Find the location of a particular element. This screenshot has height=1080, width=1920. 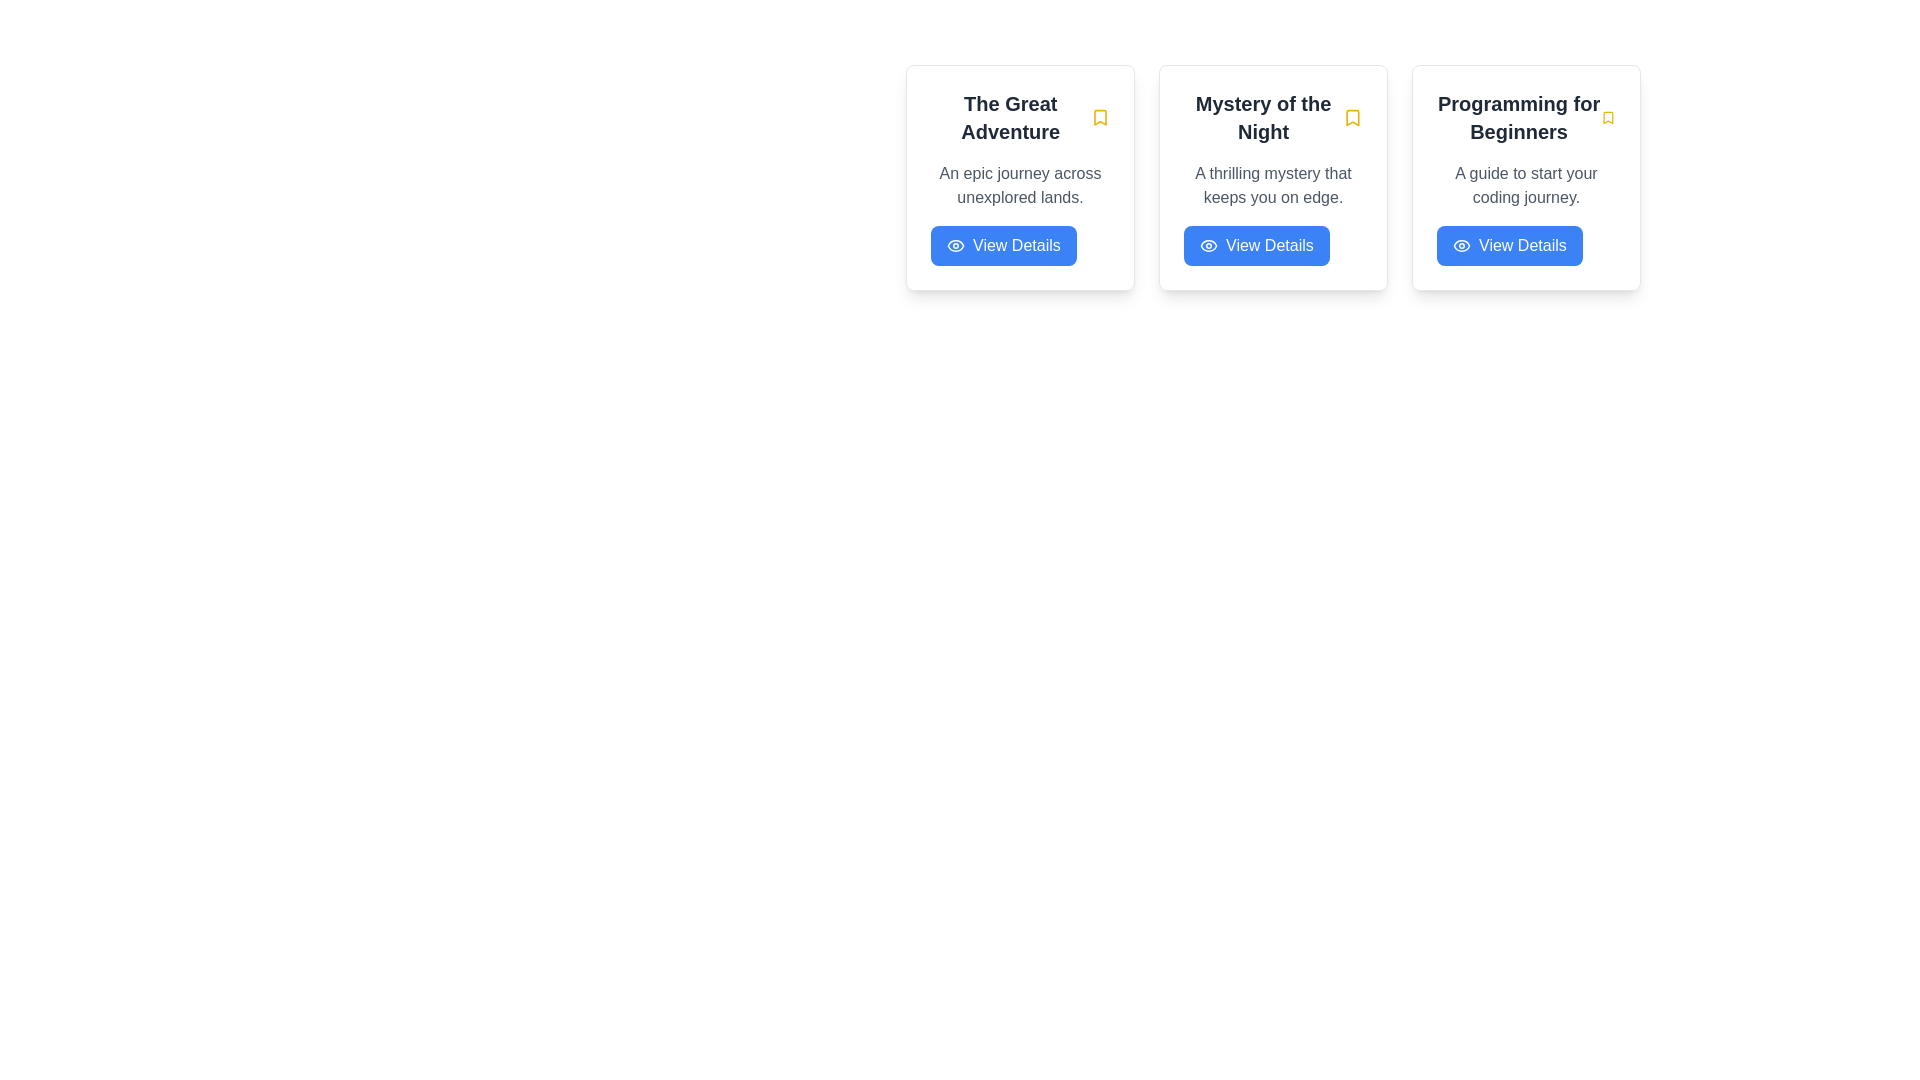

the bookmark icon is located at coordinates (1353, 118).